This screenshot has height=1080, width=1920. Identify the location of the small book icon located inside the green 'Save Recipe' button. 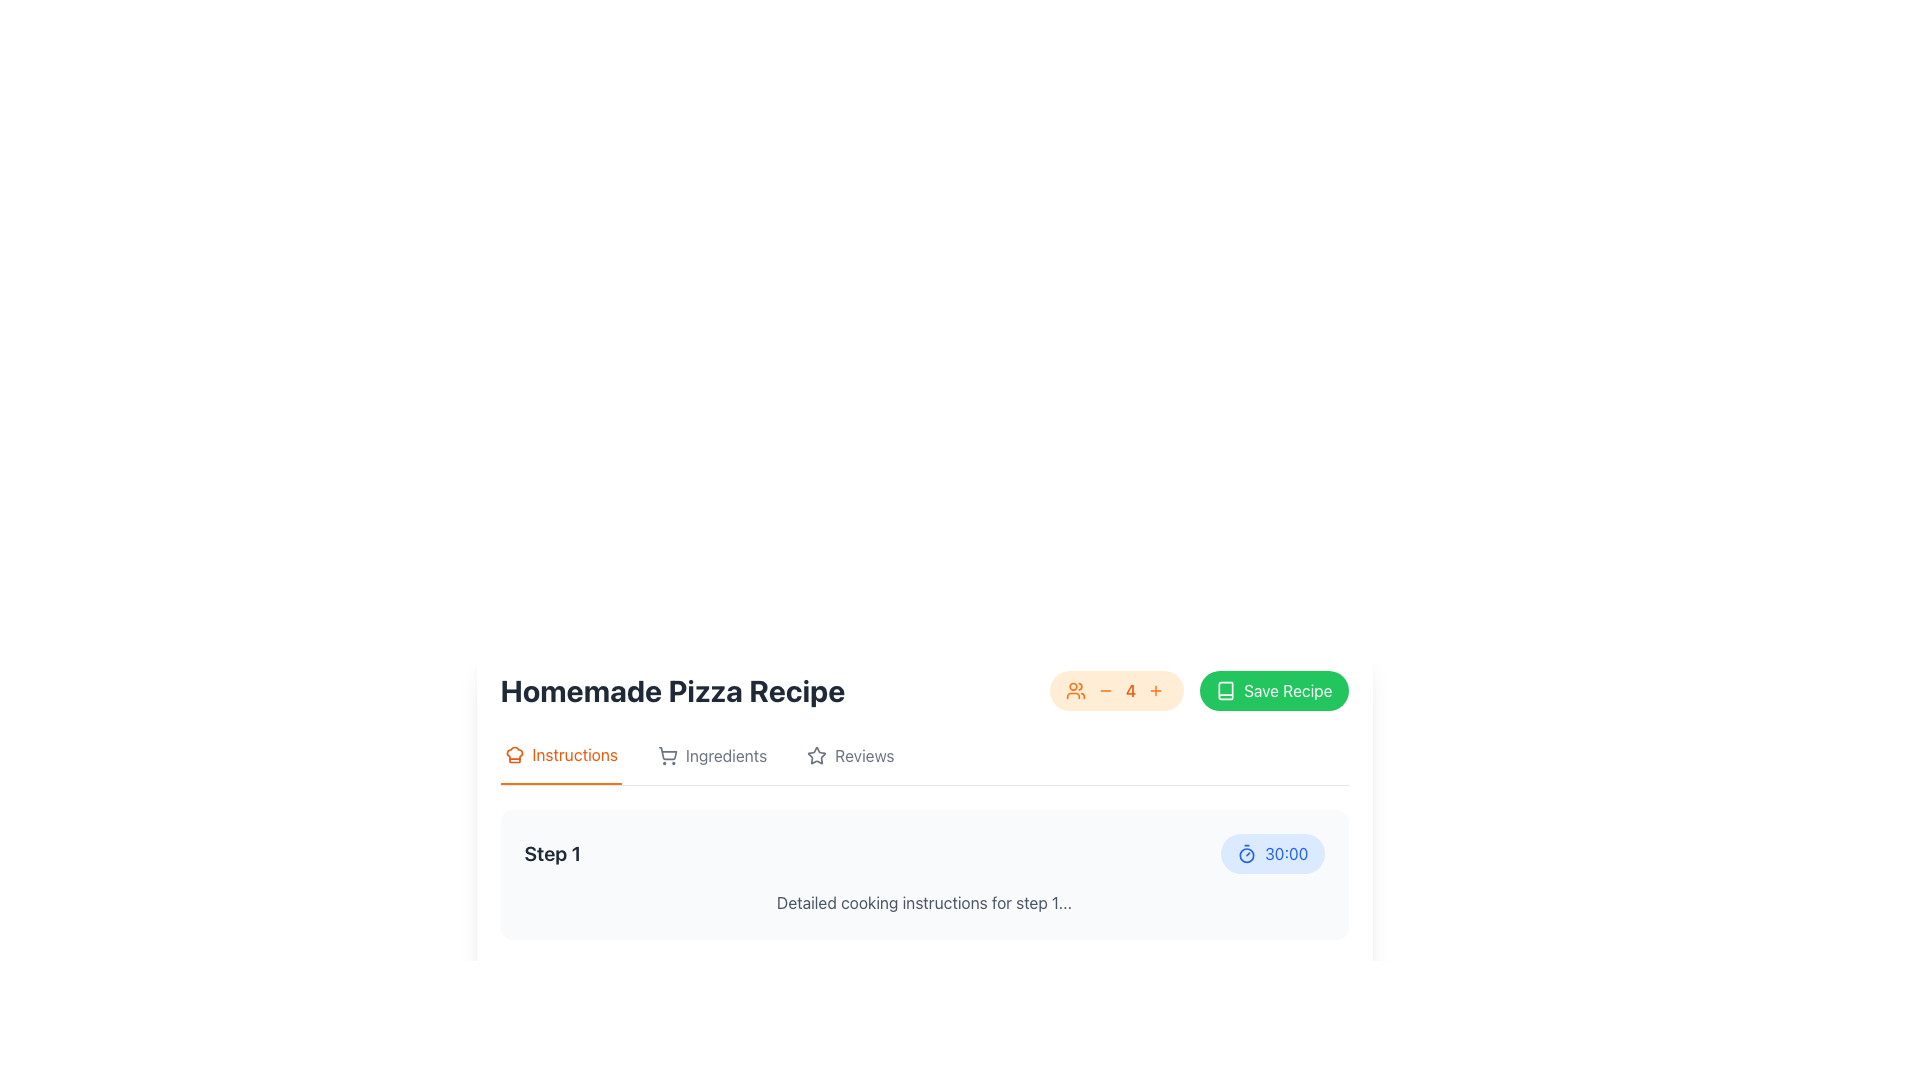
(1225, 689).